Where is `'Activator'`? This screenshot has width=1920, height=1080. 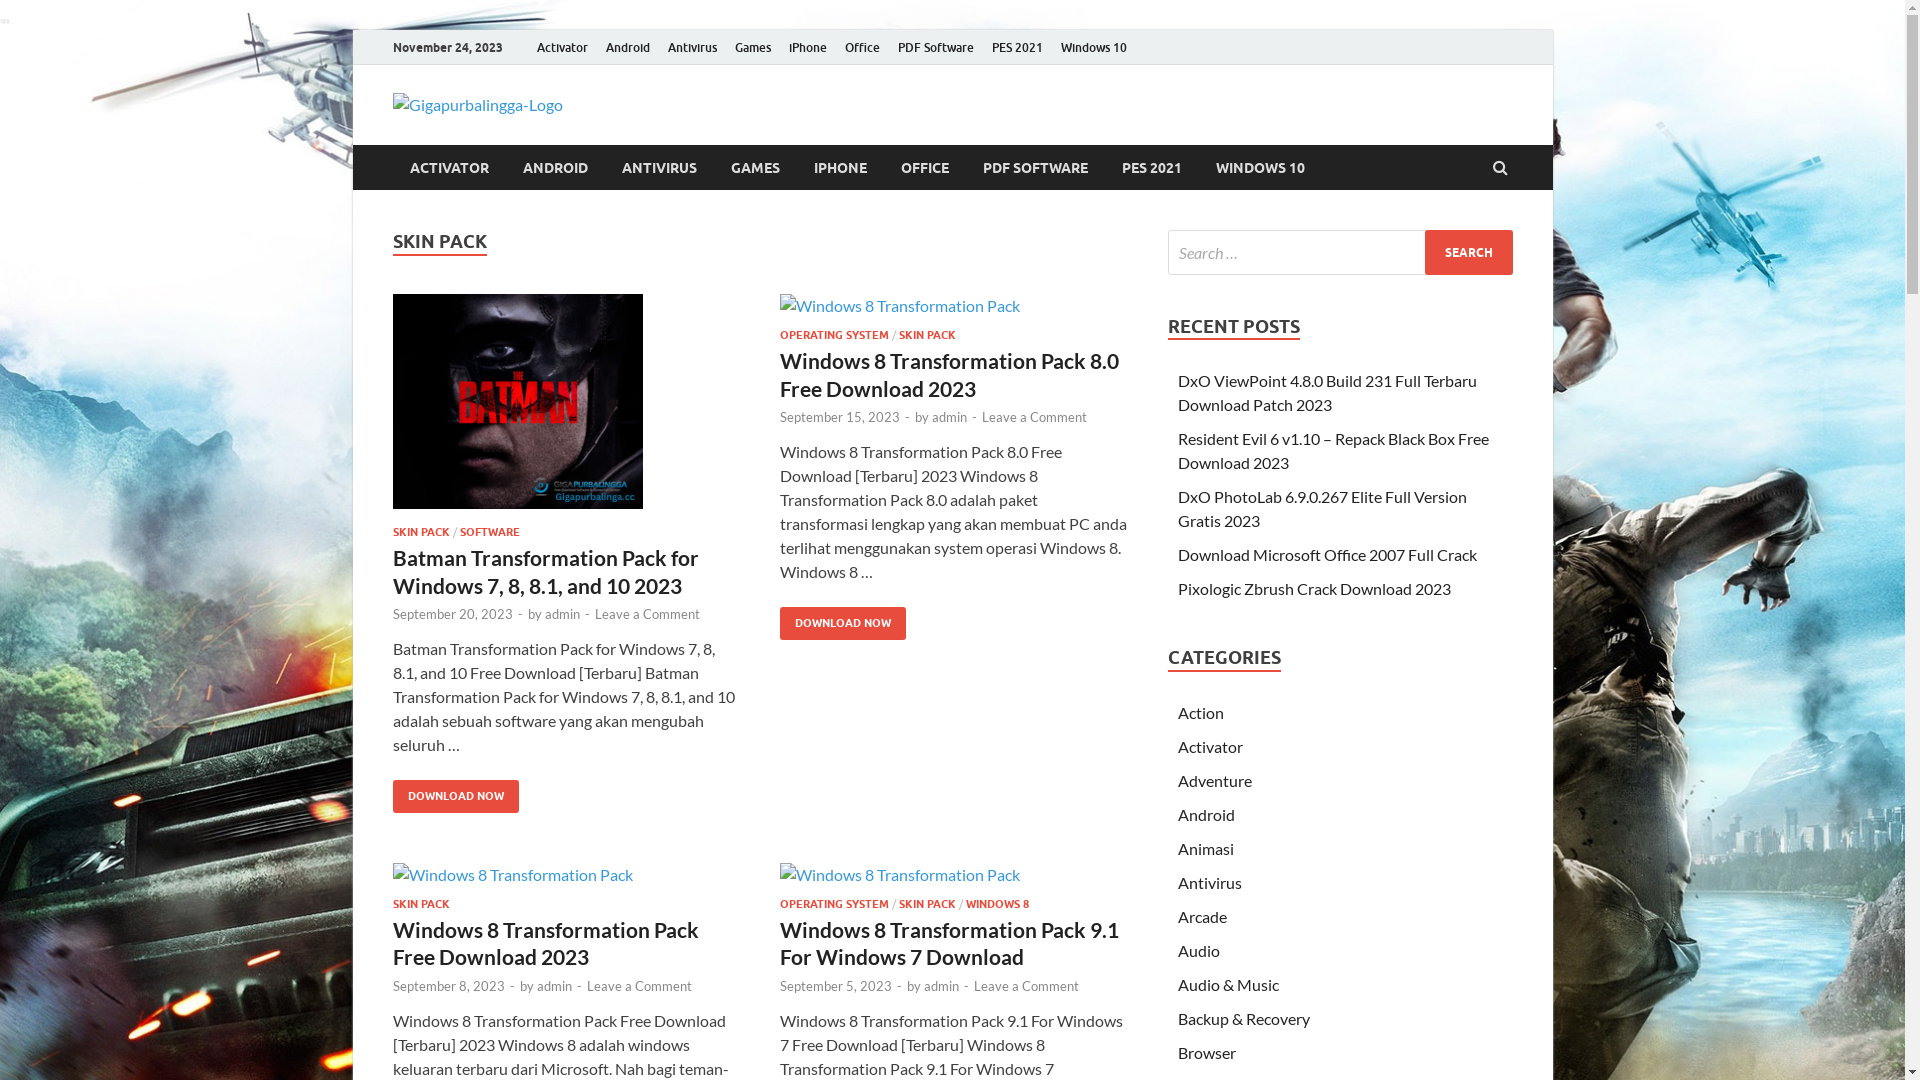
'Activator' is located at coordinates (561, 46).